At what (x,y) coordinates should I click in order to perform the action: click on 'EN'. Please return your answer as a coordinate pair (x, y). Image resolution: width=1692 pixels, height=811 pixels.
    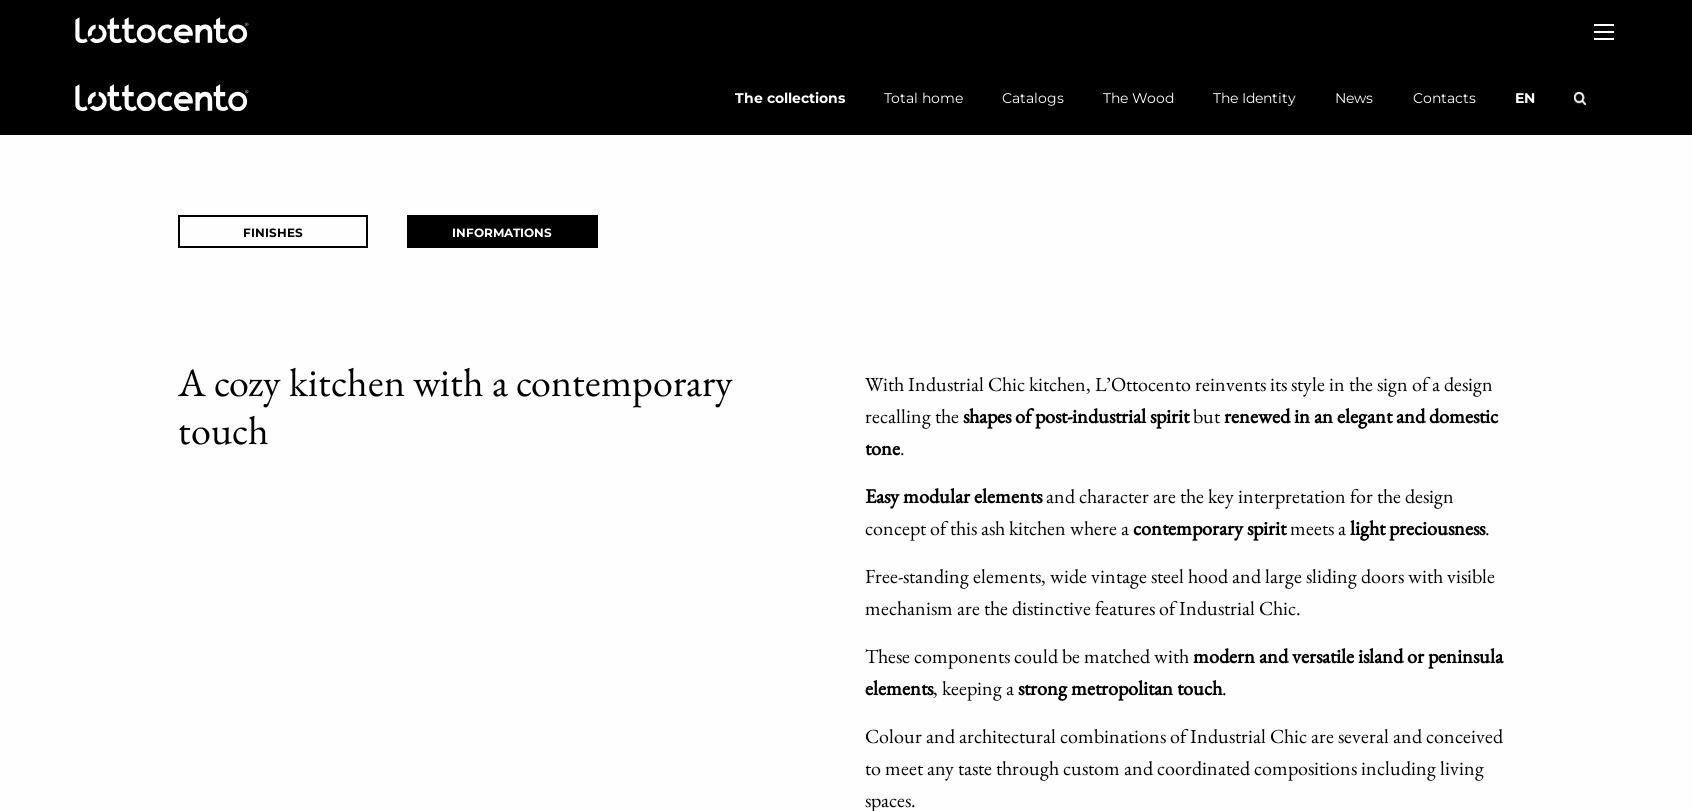
    Looking at the image, I should click on (1523, 97).